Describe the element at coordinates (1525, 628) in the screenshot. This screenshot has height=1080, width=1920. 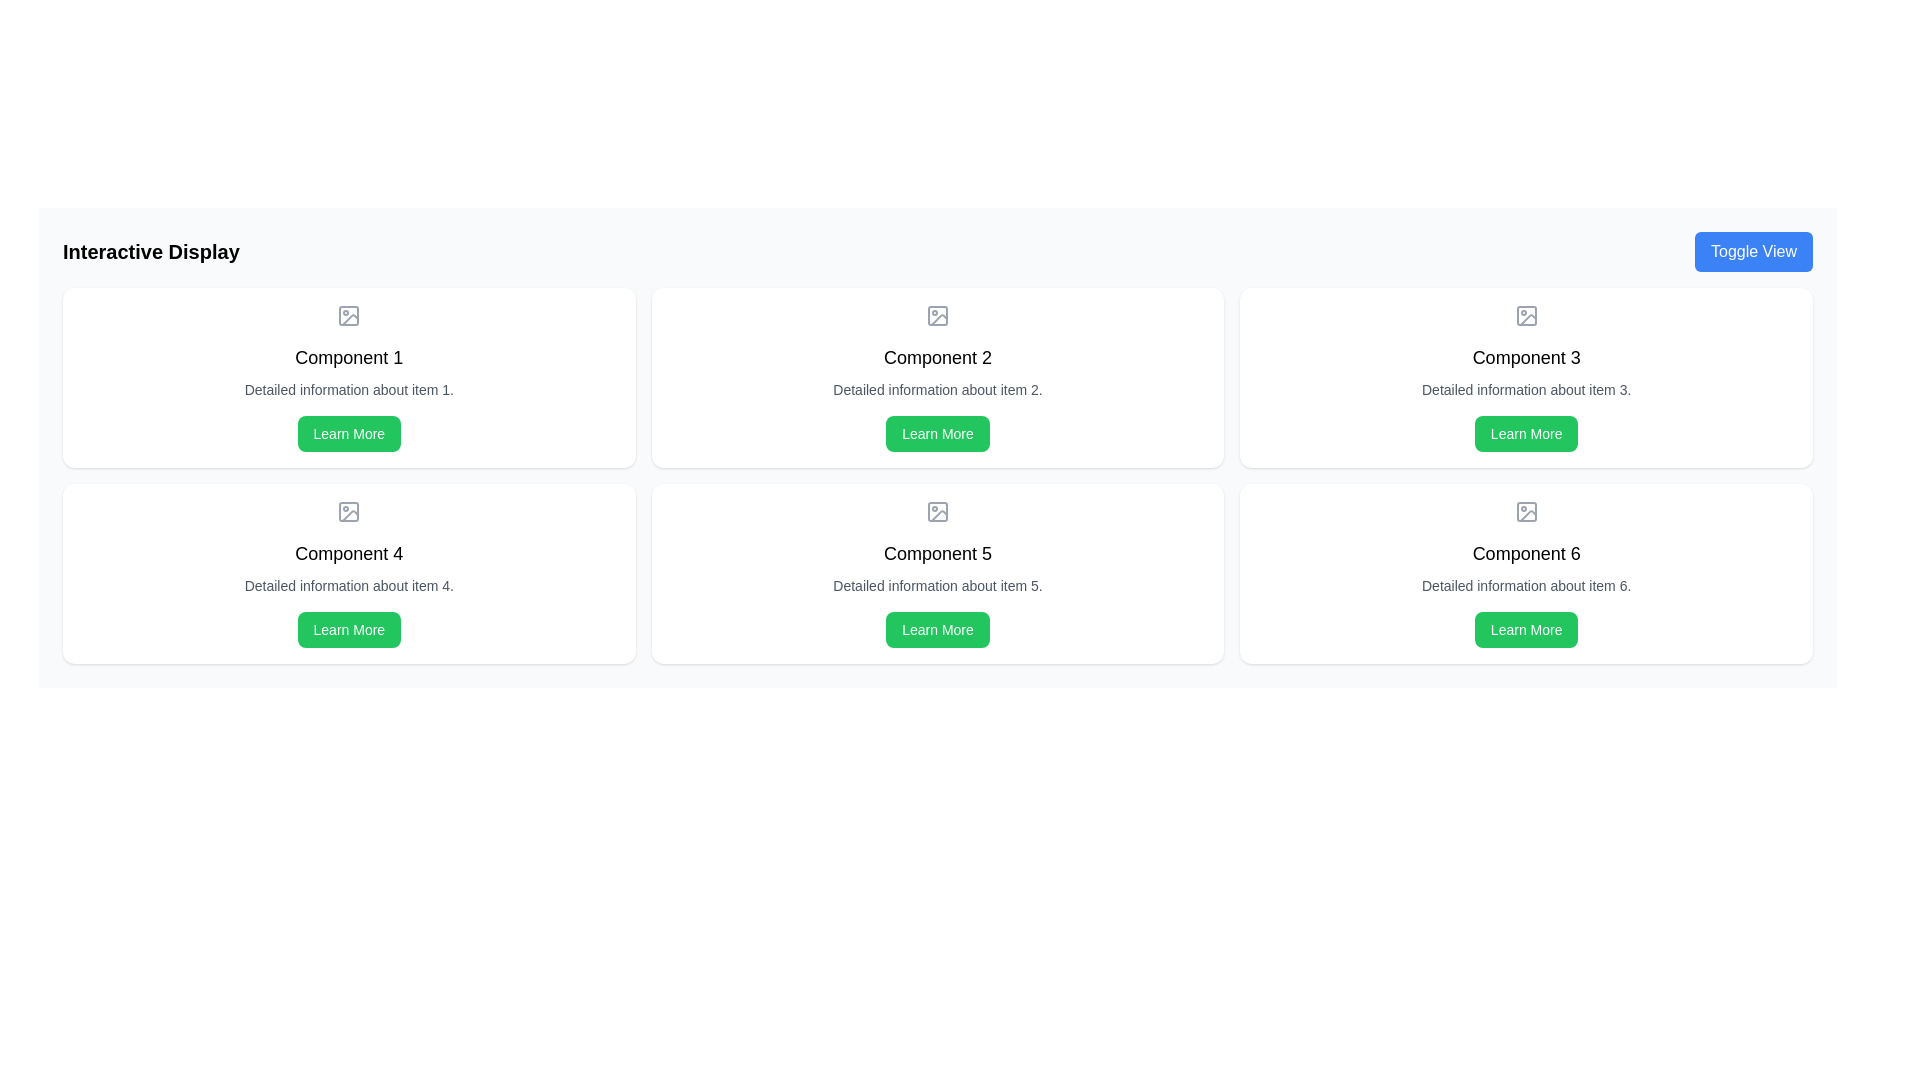
I see `the rectangular 'Learn More' button with a green background and white text located at the bottom center of the 'Component 6' card` at that location.